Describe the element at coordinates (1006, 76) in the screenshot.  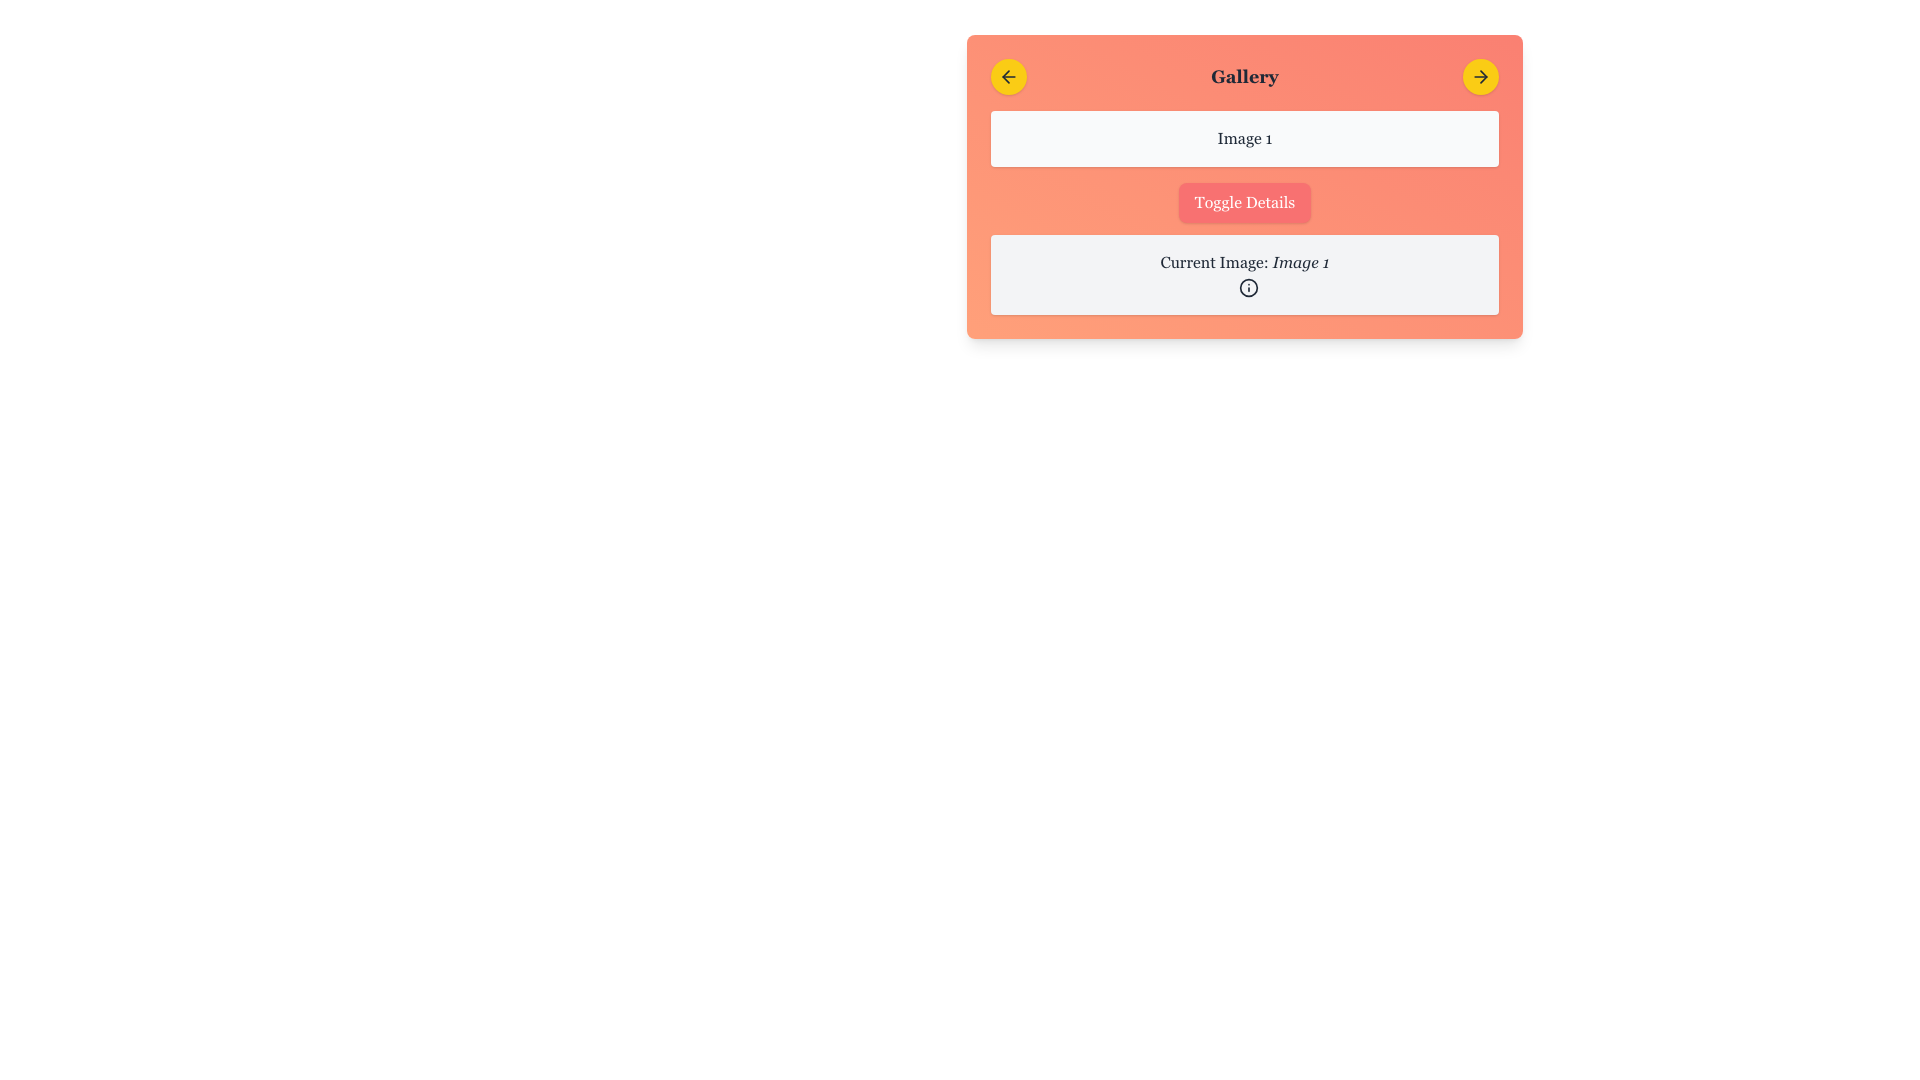
I see `the left-pointing triangular arrow icon located inside a circular yellow background at the top left corner of the card interface` at that location.